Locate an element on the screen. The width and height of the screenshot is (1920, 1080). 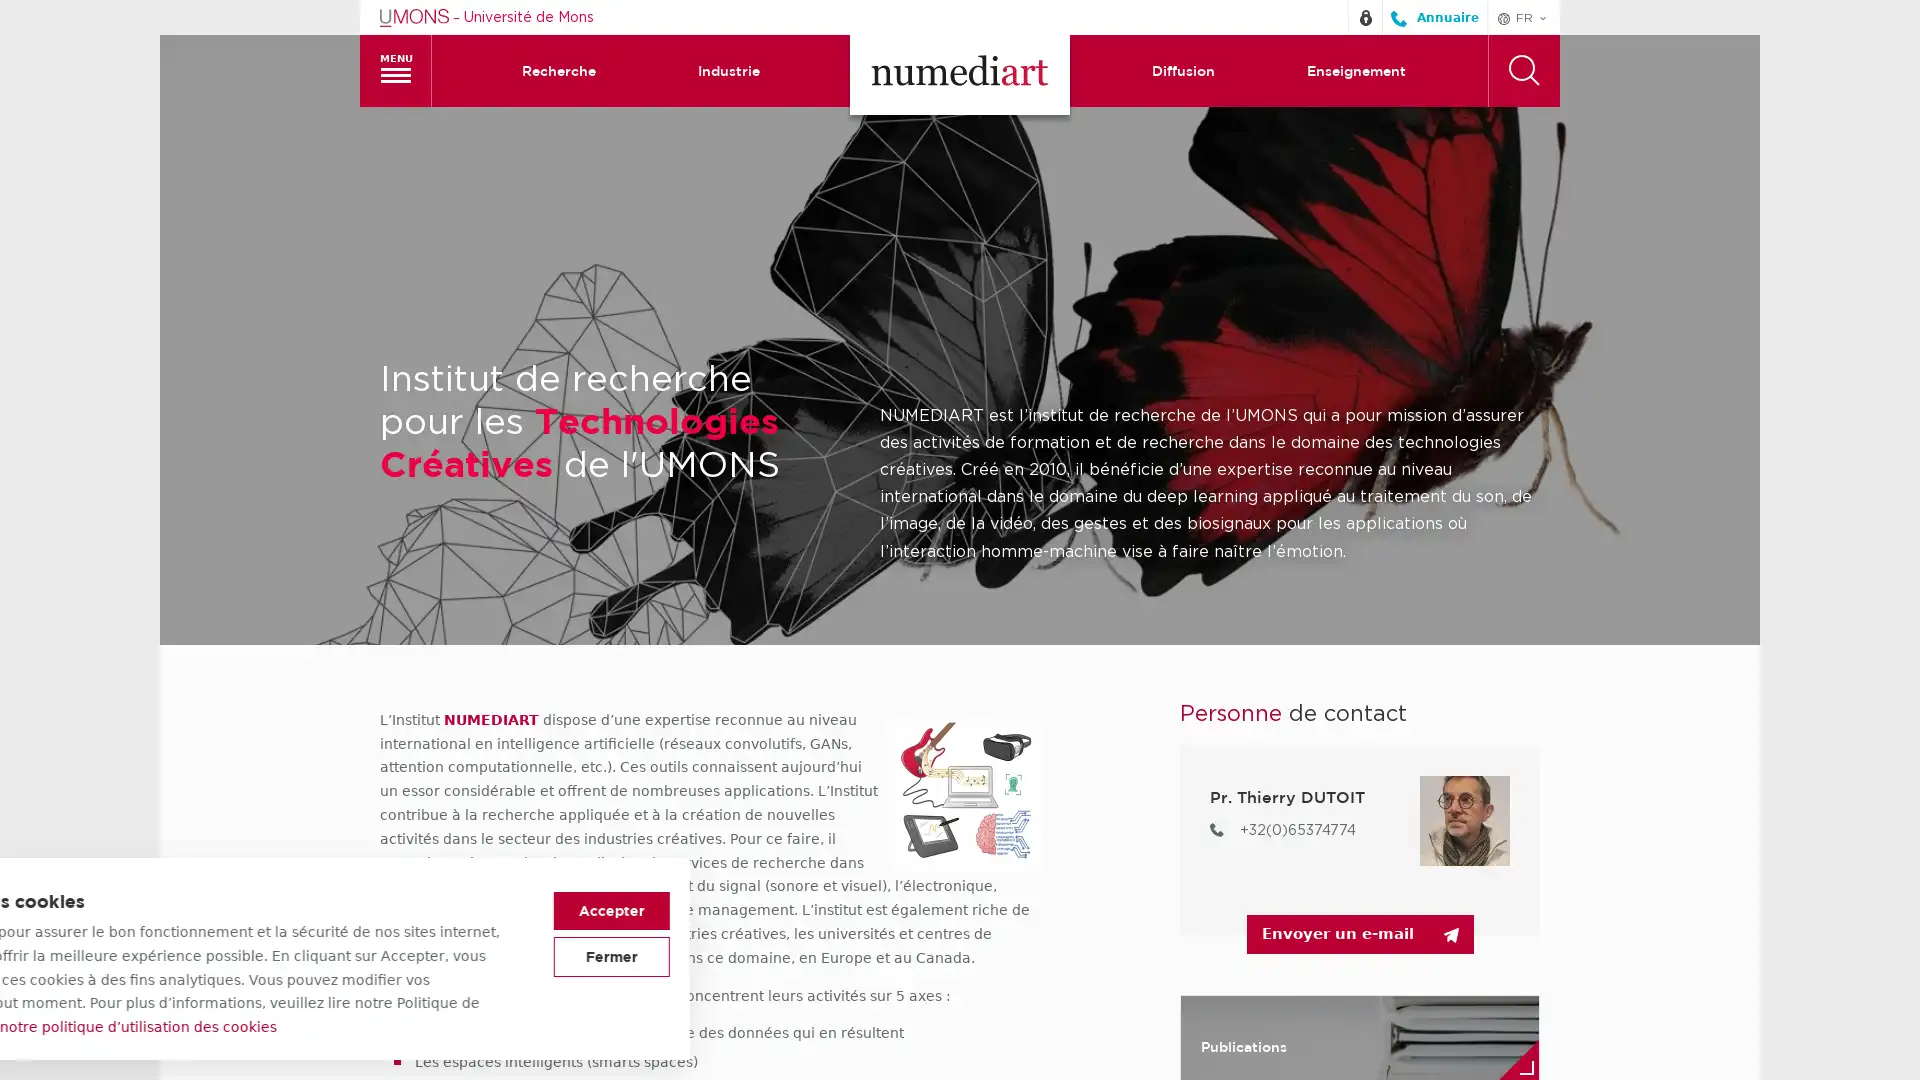
Accepter is located at coordinates (1332, 910).